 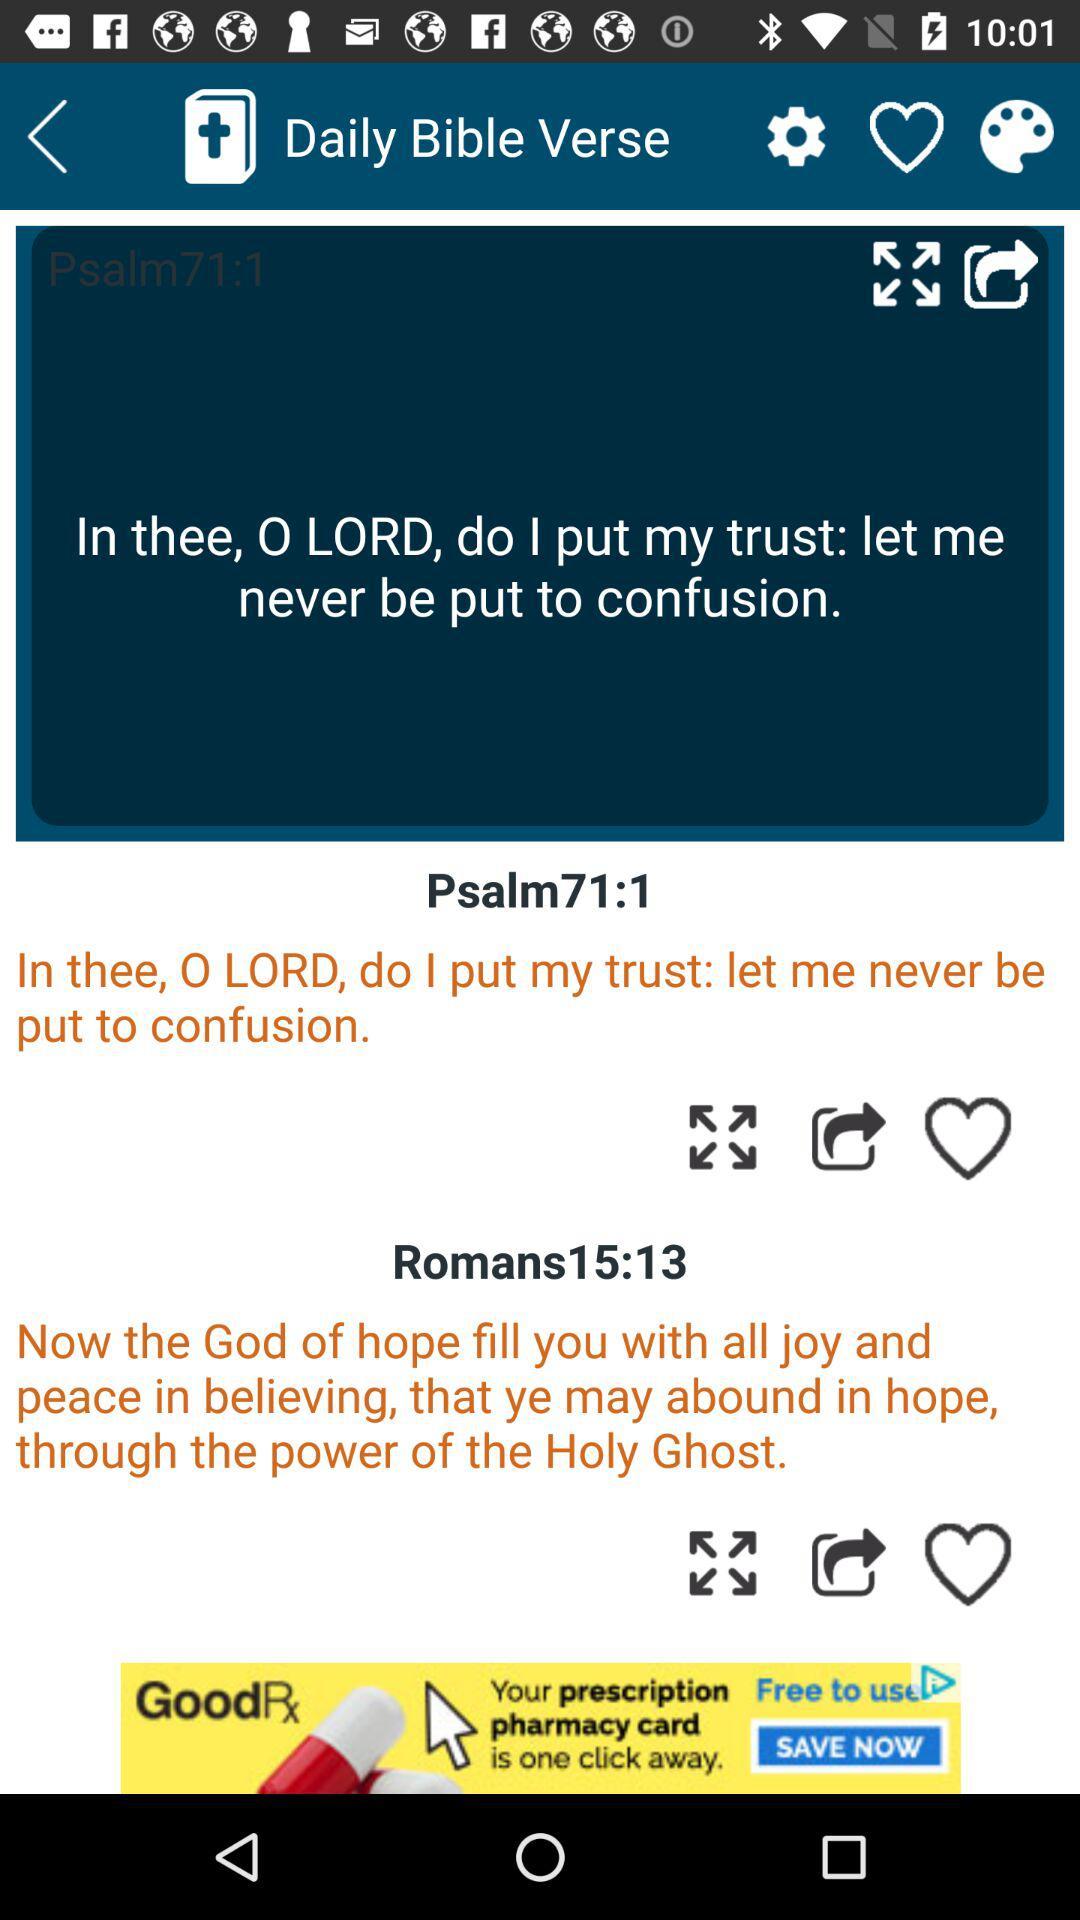 I want to click on expand, so click(x=722, y=1136).